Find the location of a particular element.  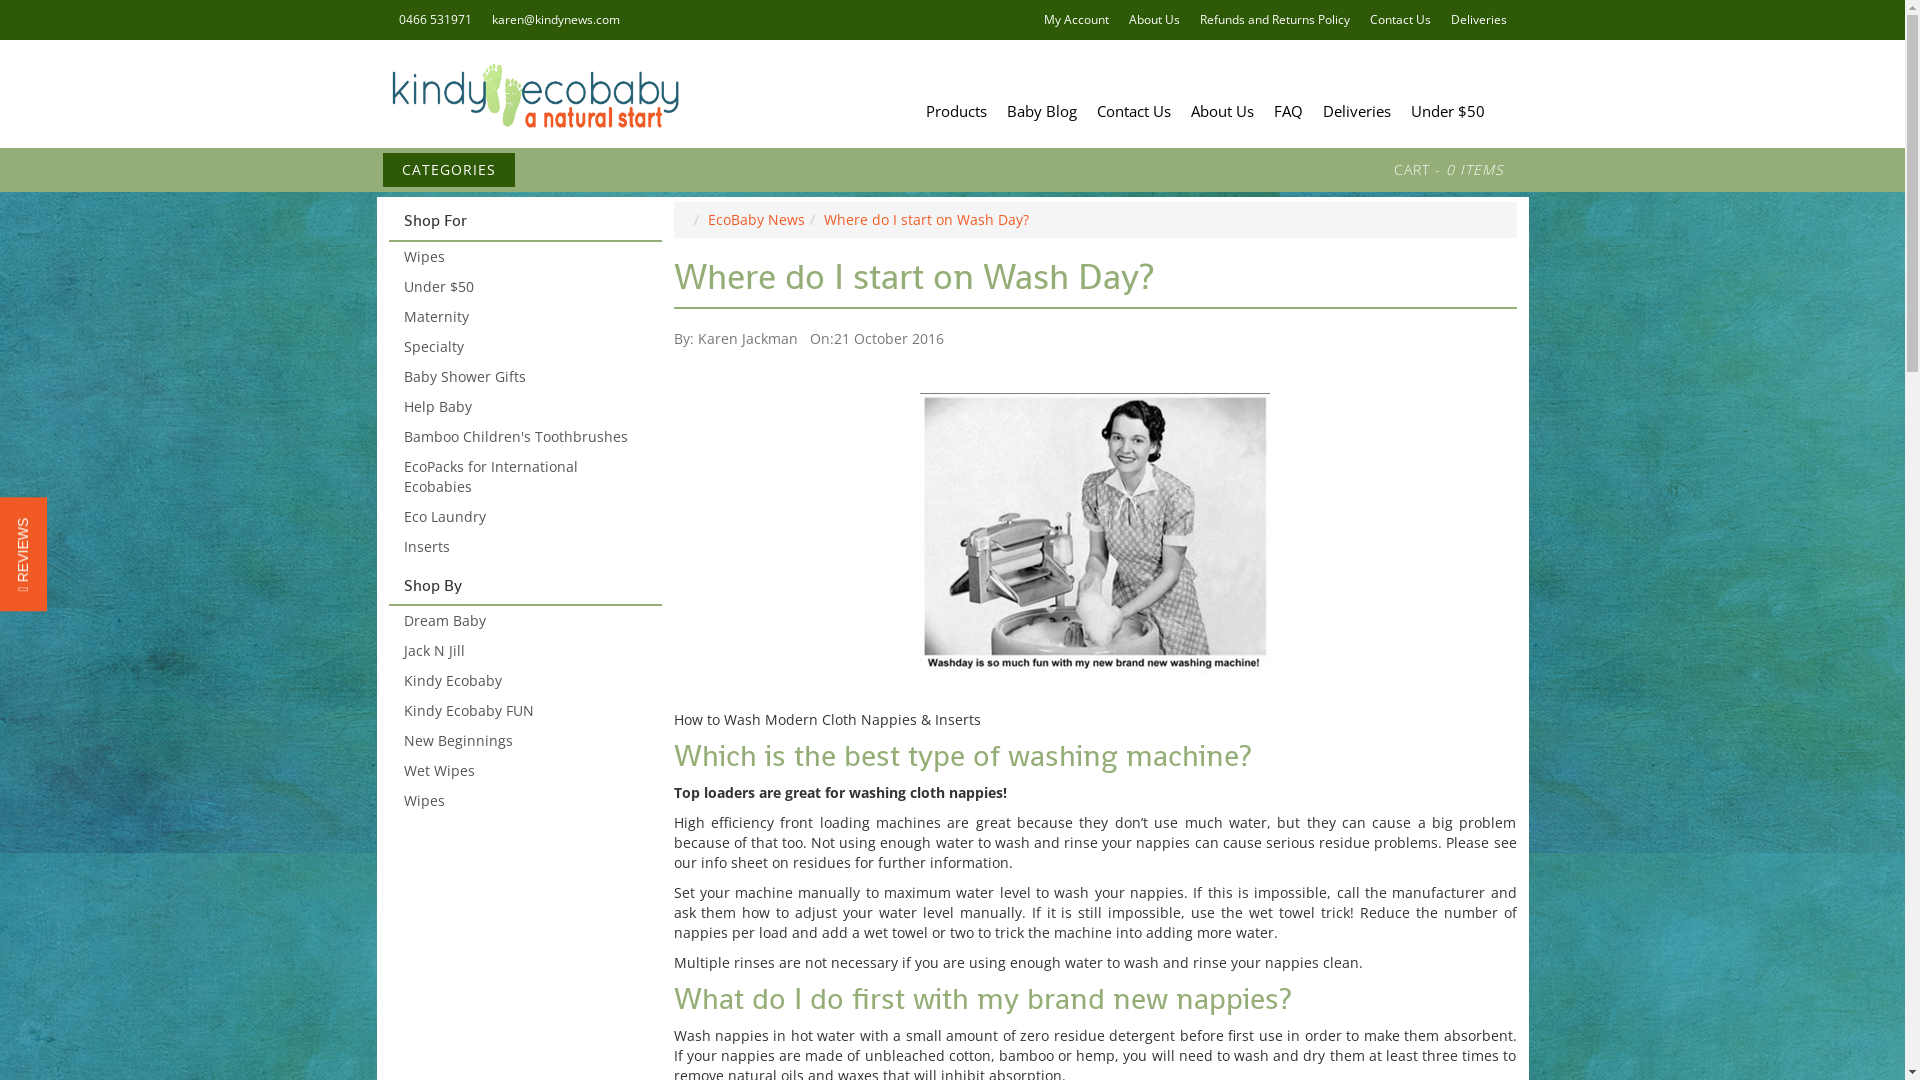

'Where do I start on Wash Day?' is located at coordinates (925, 219).